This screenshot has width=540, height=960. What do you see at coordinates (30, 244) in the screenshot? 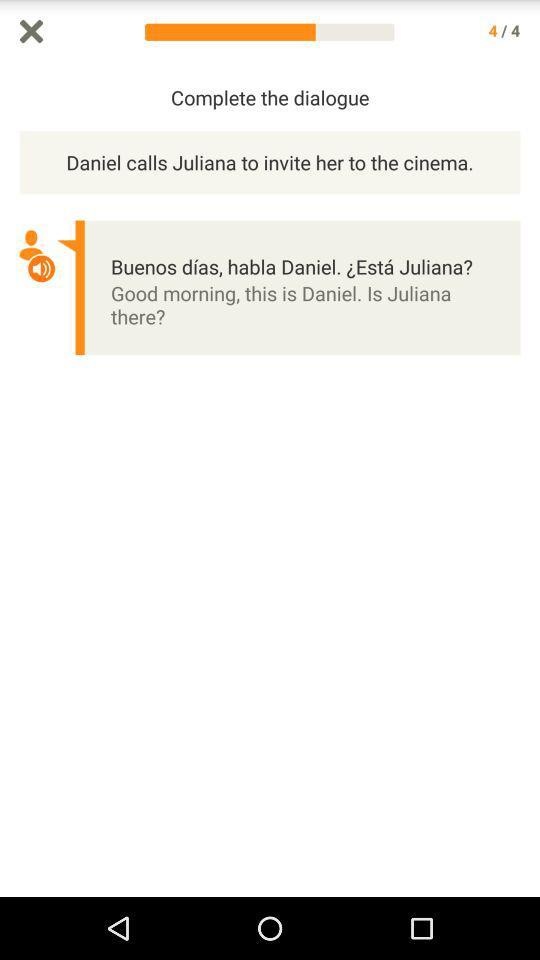
I see `a icon which is above volume icon which is on the left side of the page` at bounding box center [30, 244].